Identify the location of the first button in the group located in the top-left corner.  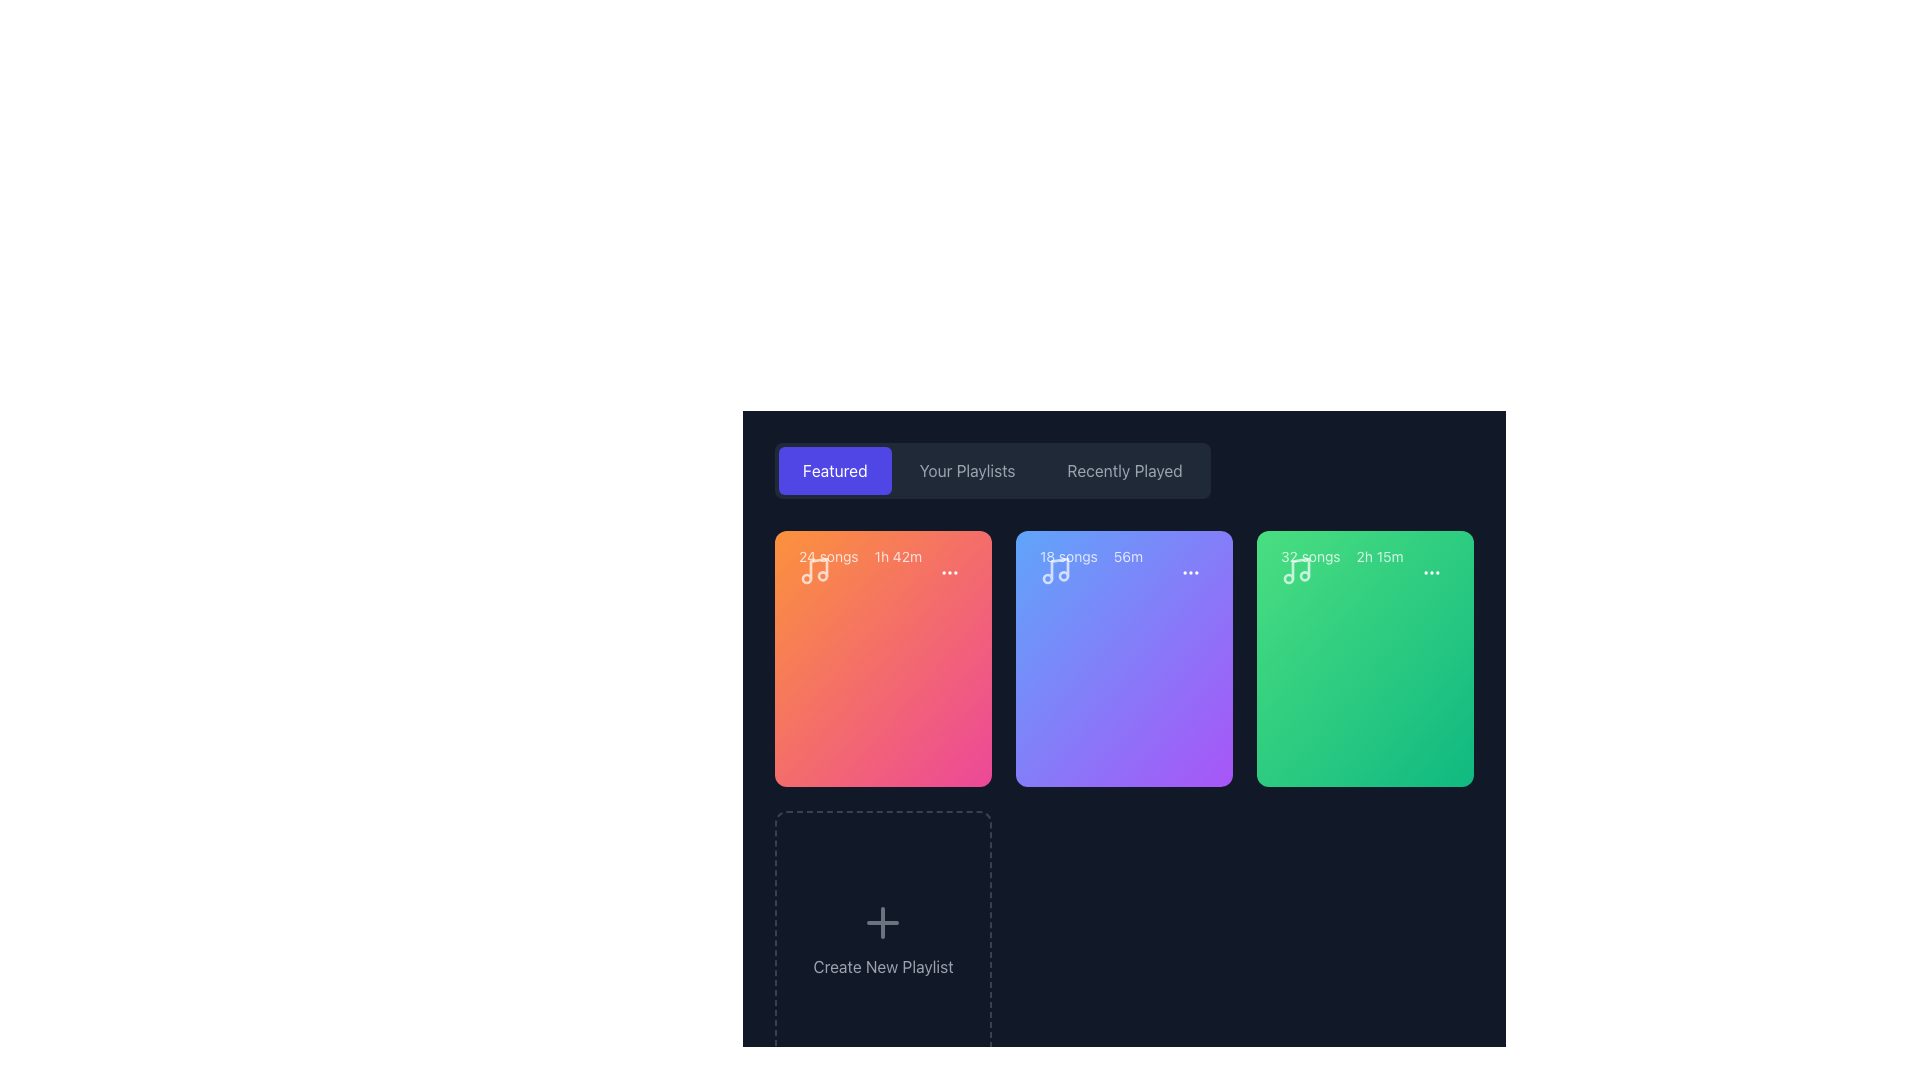
(835, 470).